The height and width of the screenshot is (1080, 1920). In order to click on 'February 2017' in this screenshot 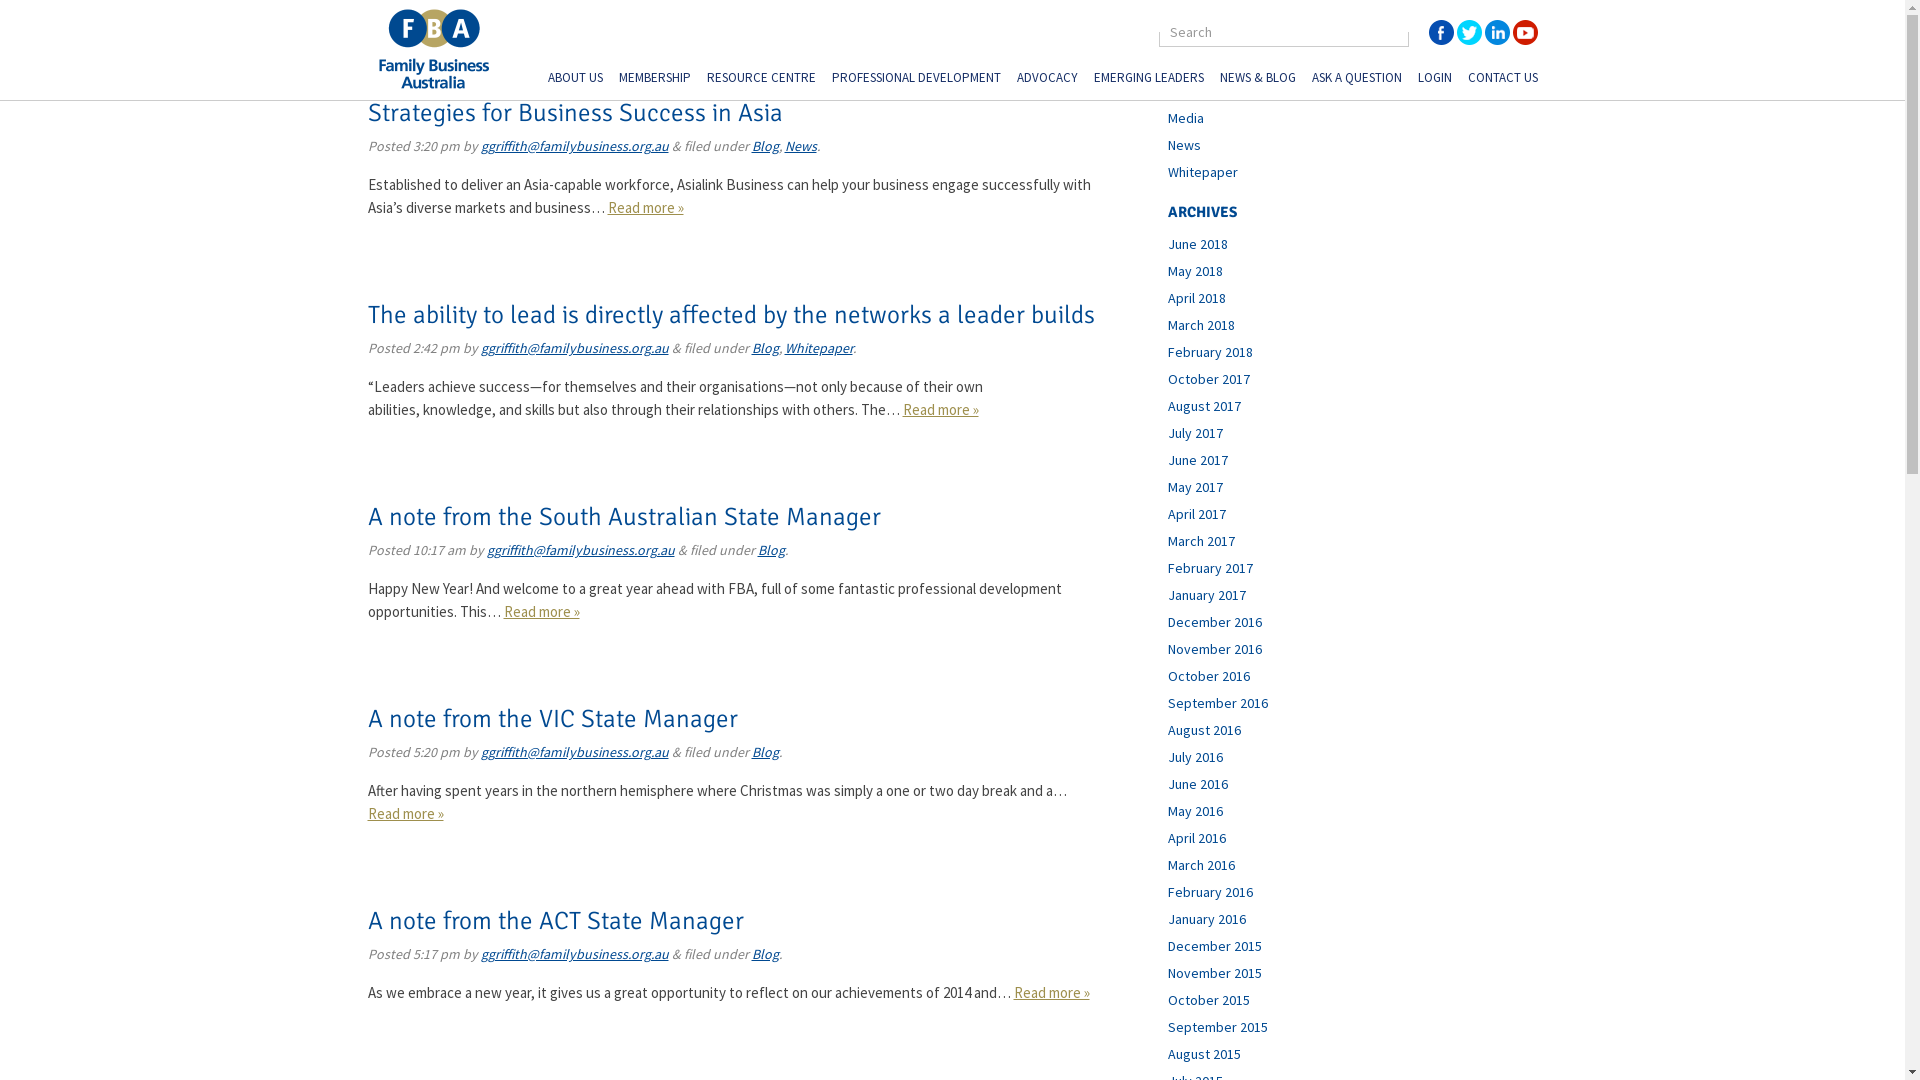, I will do `click(1209, 567)`.